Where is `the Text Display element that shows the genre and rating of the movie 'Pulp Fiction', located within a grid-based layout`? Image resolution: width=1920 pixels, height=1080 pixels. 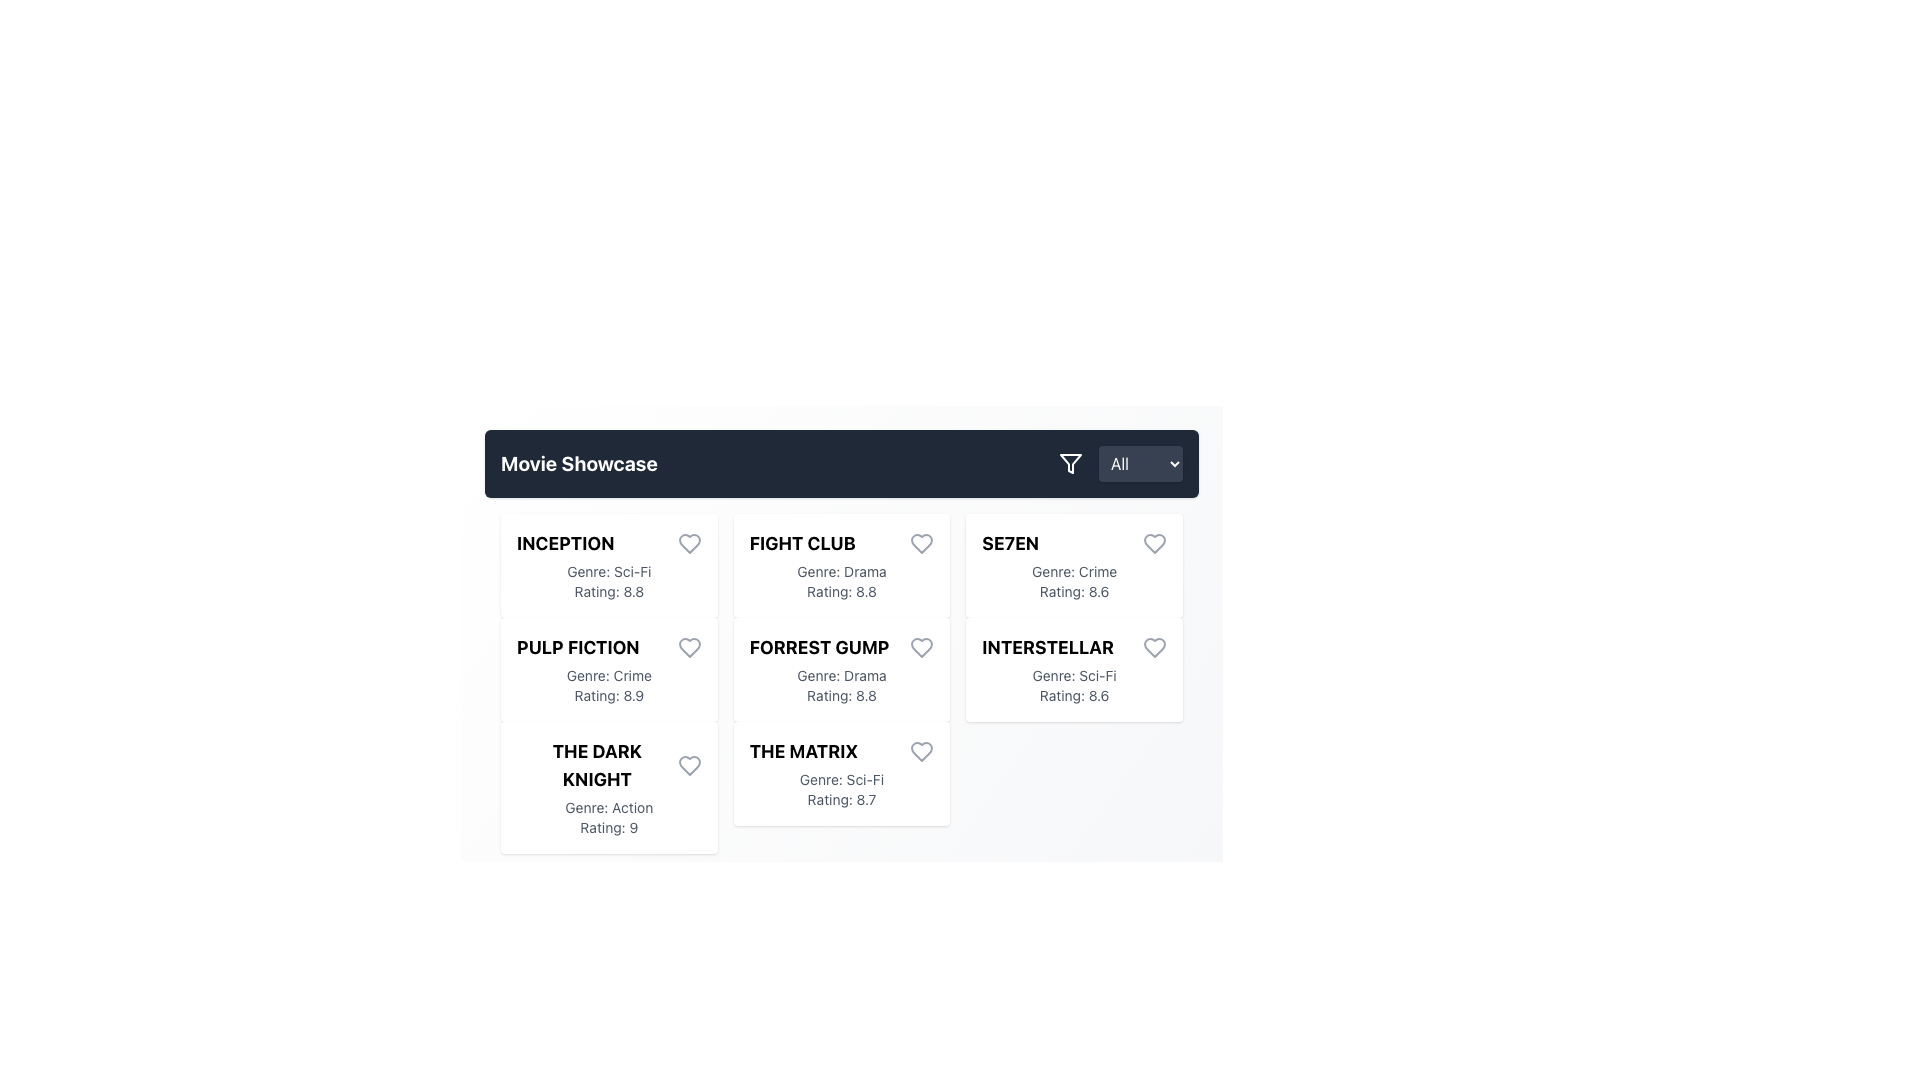 the Text Display element that shows the genre and rating of the movie 'Pulp Fiction', located within a grid-based layout is located at coordinates (608, 685).